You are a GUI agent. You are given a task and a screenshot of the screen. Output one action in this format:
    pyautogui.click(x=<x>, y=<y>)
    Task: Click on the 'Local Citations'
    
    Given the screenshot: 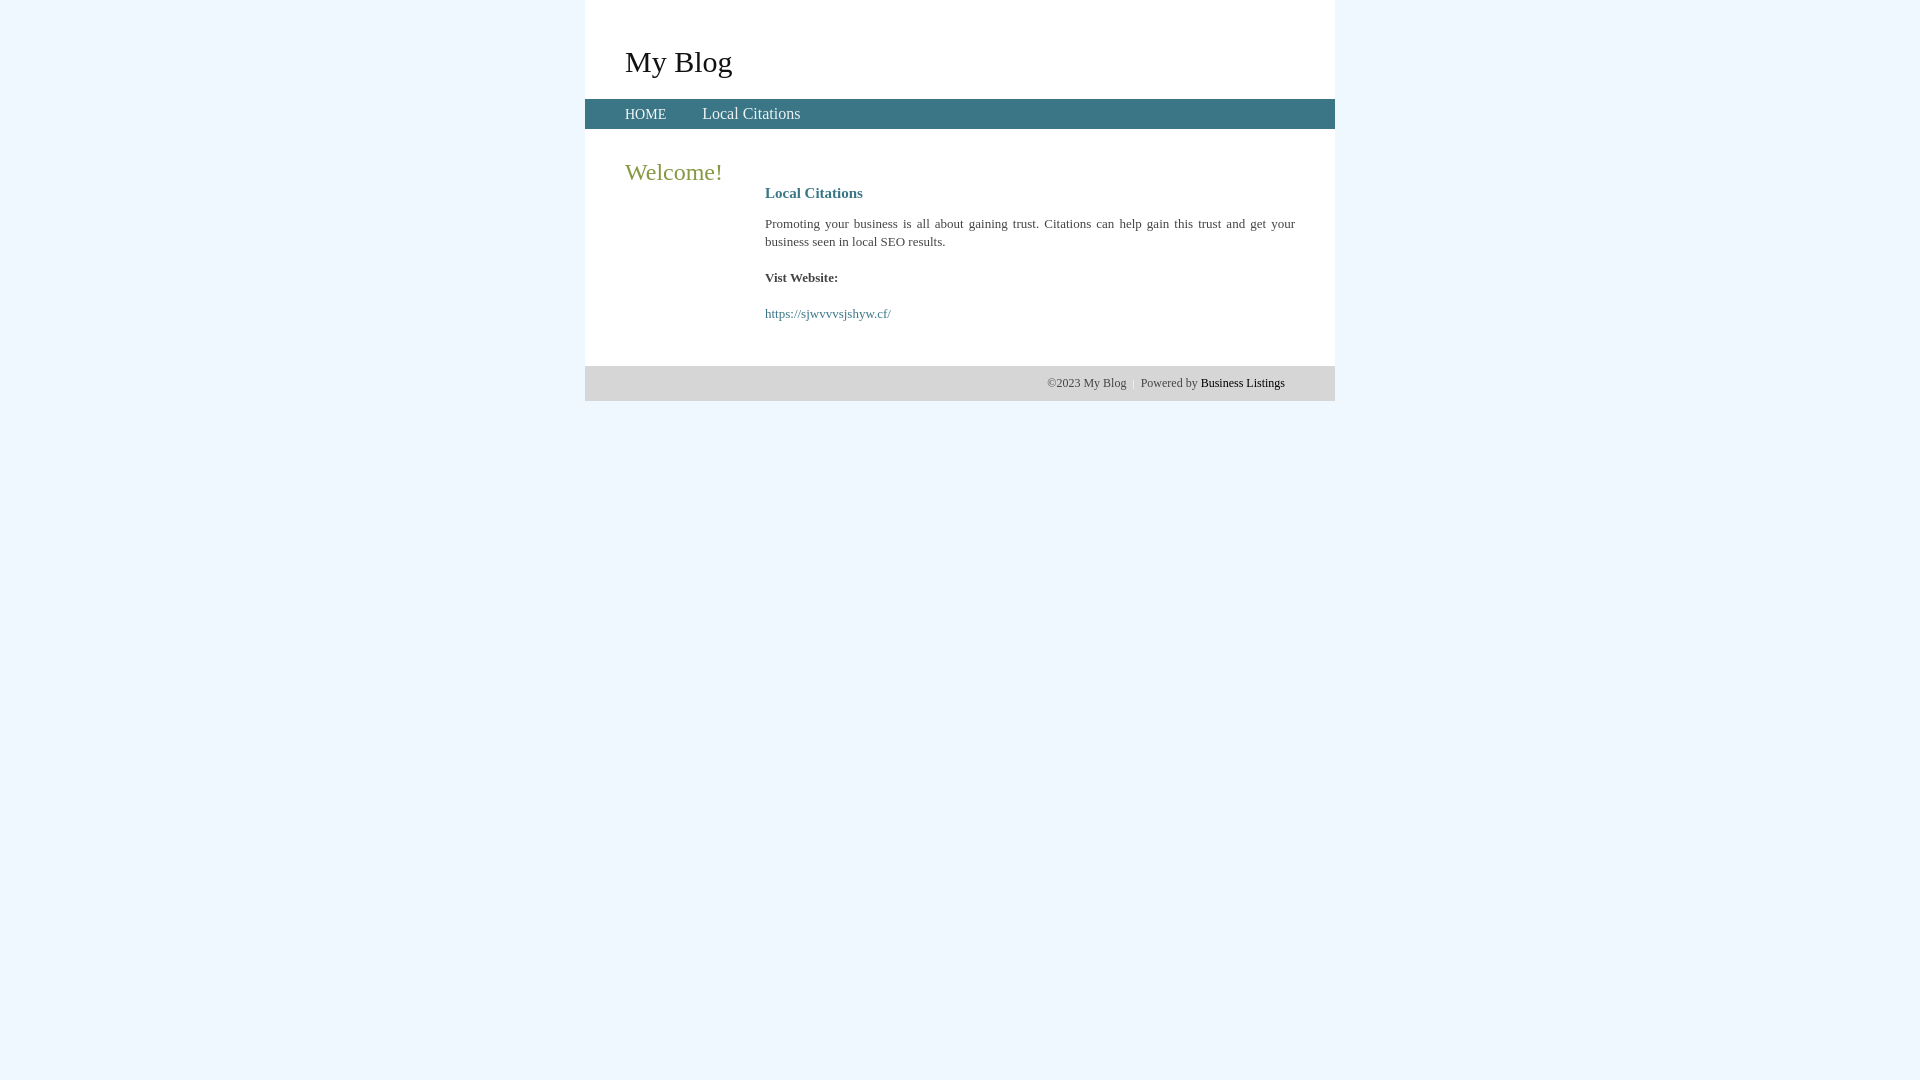 What is the action you would take?
    pyautogui.click(x=749, y=113)
    